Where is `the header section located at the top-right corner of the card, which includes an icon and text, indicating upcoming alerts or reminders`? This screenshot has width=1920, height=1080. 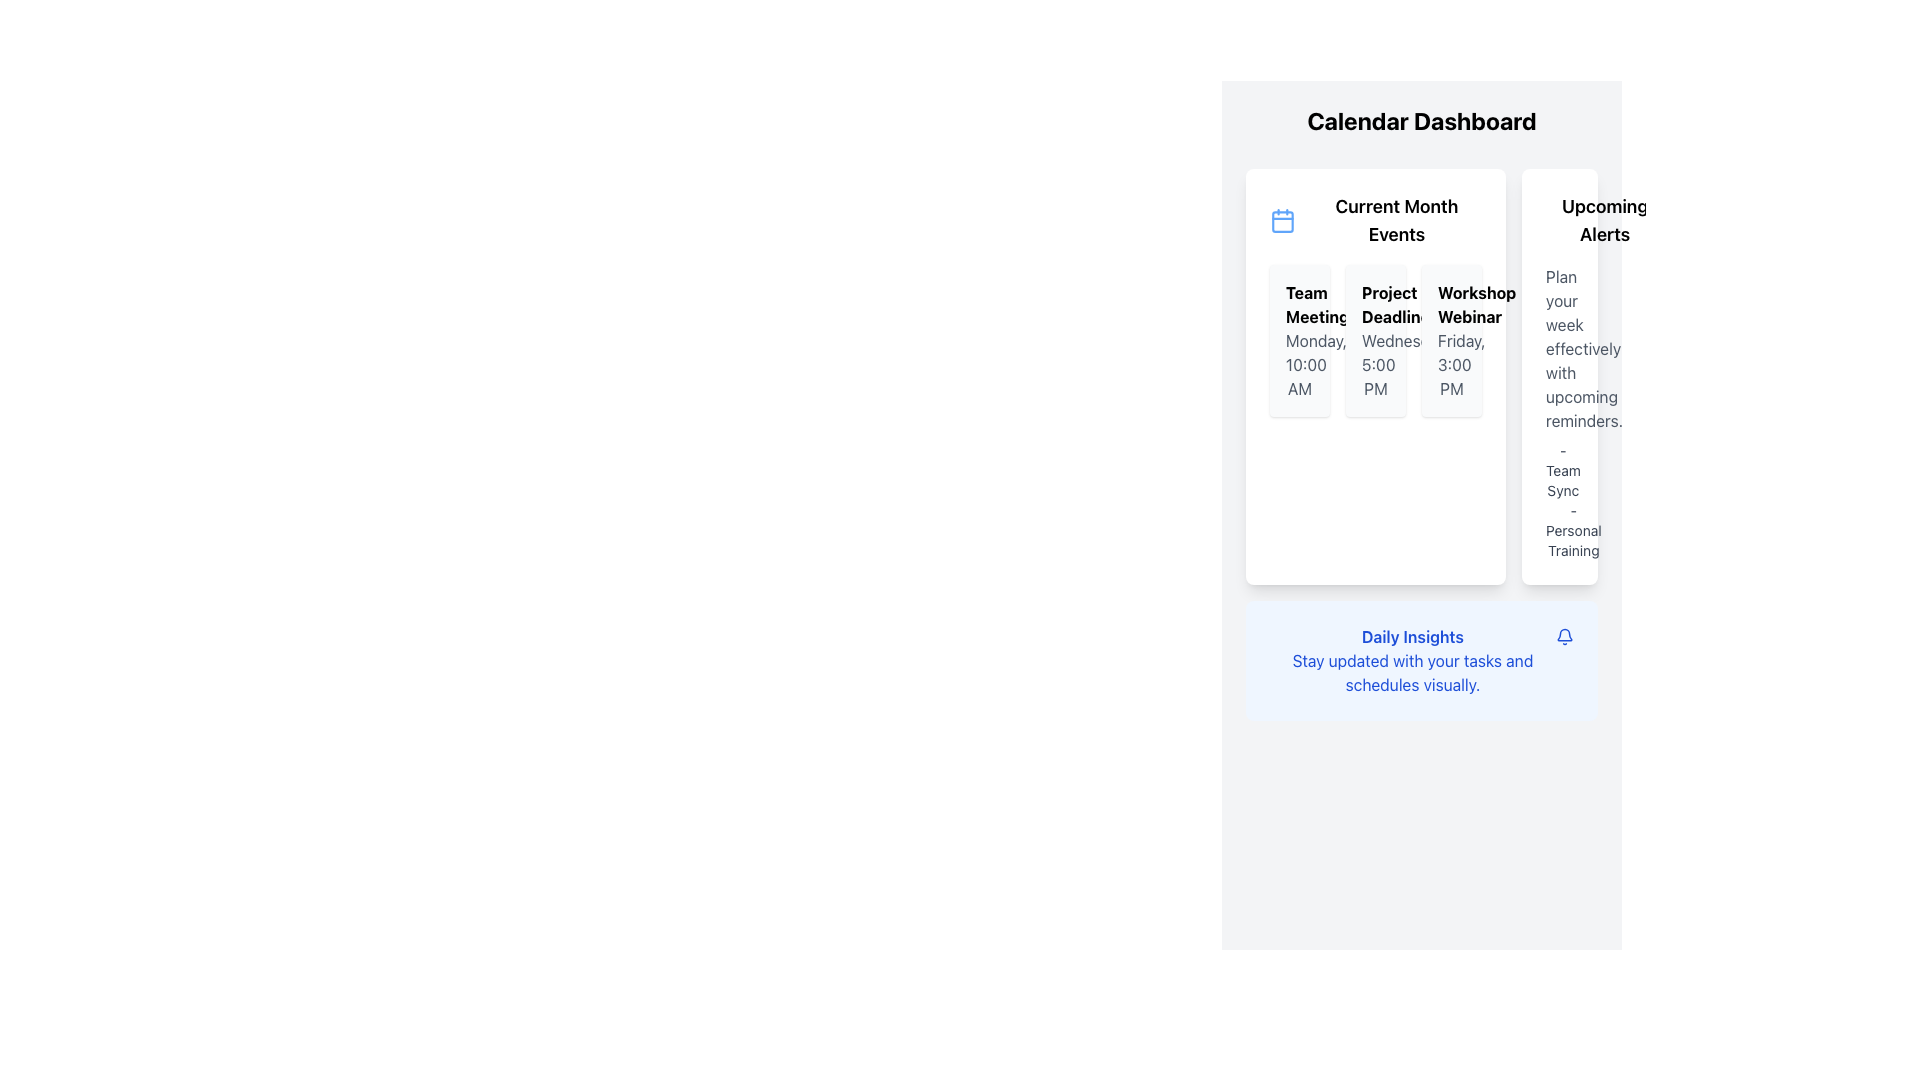 the header section located at the top-right corner of the card, which includes an icon and text, indicating upcoming alerts or reminders is located at coordinates (1559, 220).